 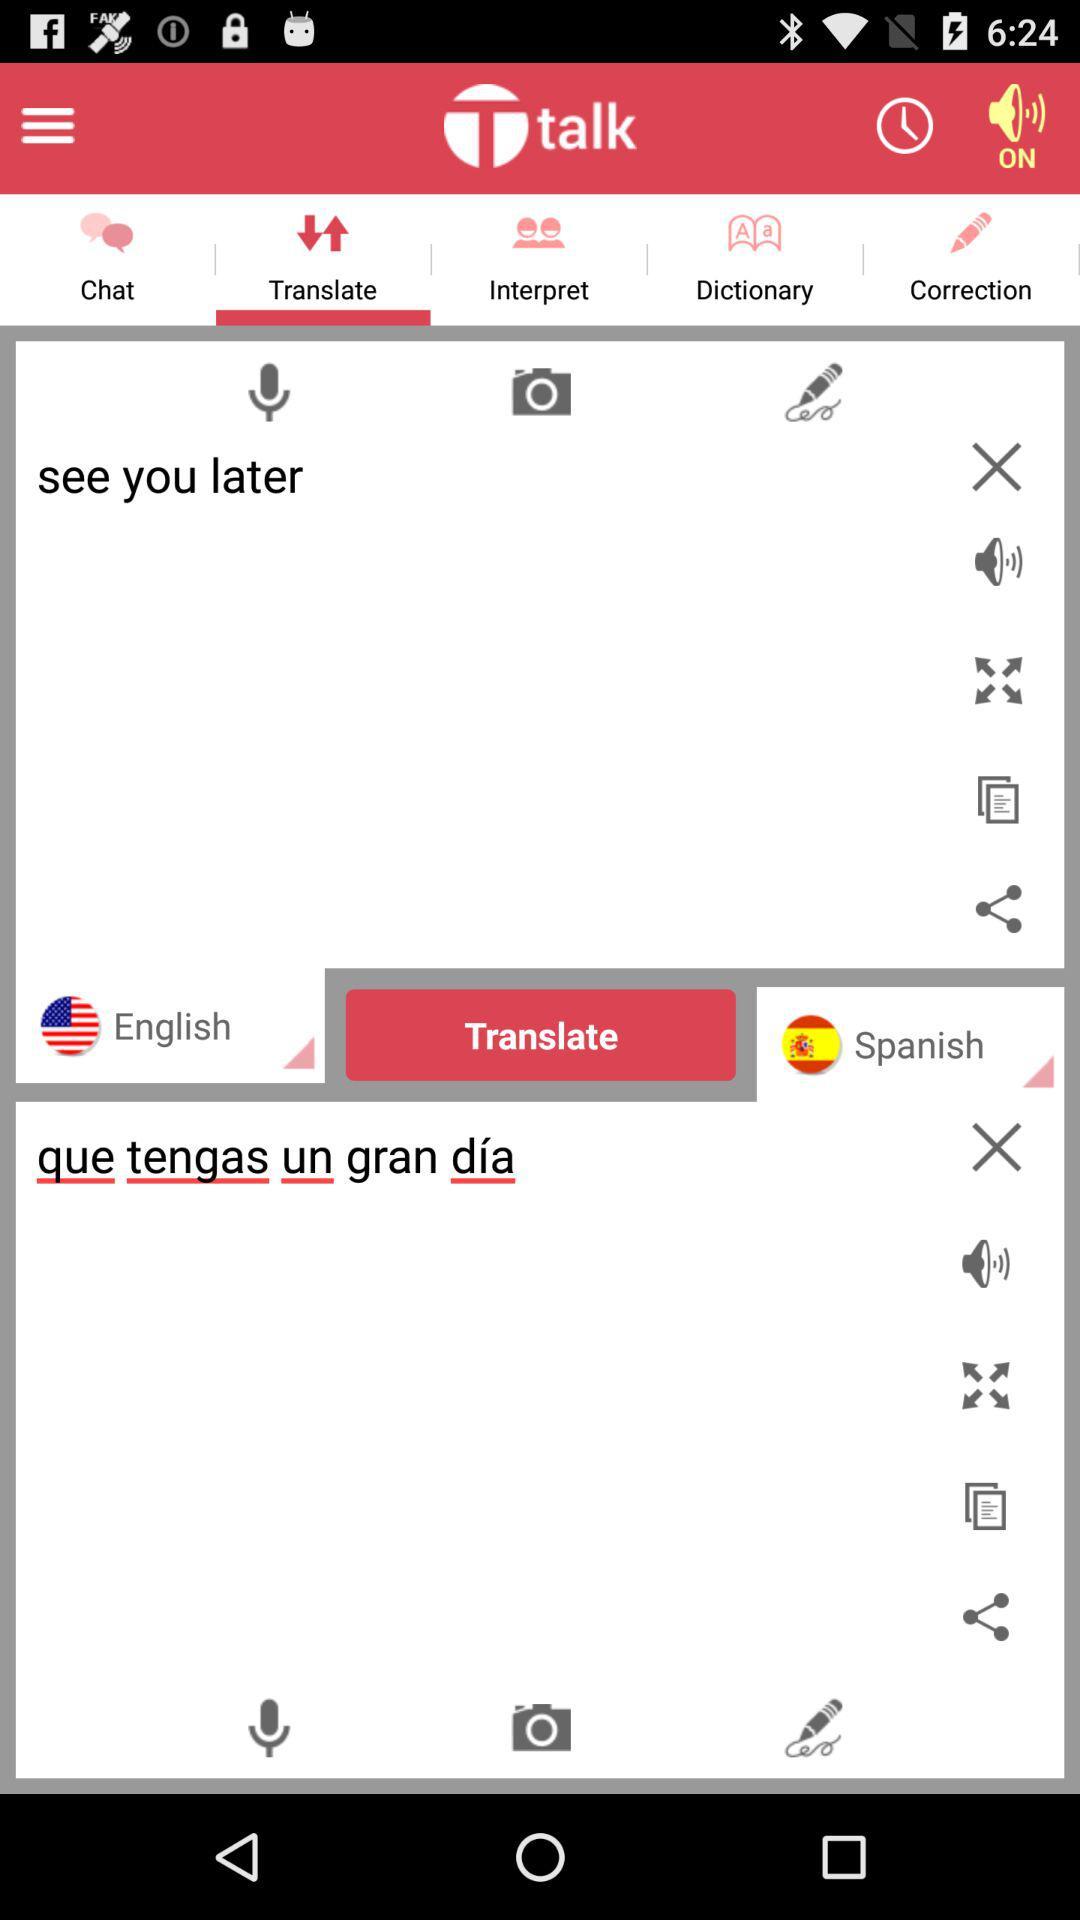 I want to click on the flash icon, so click(x=813, y=1847).